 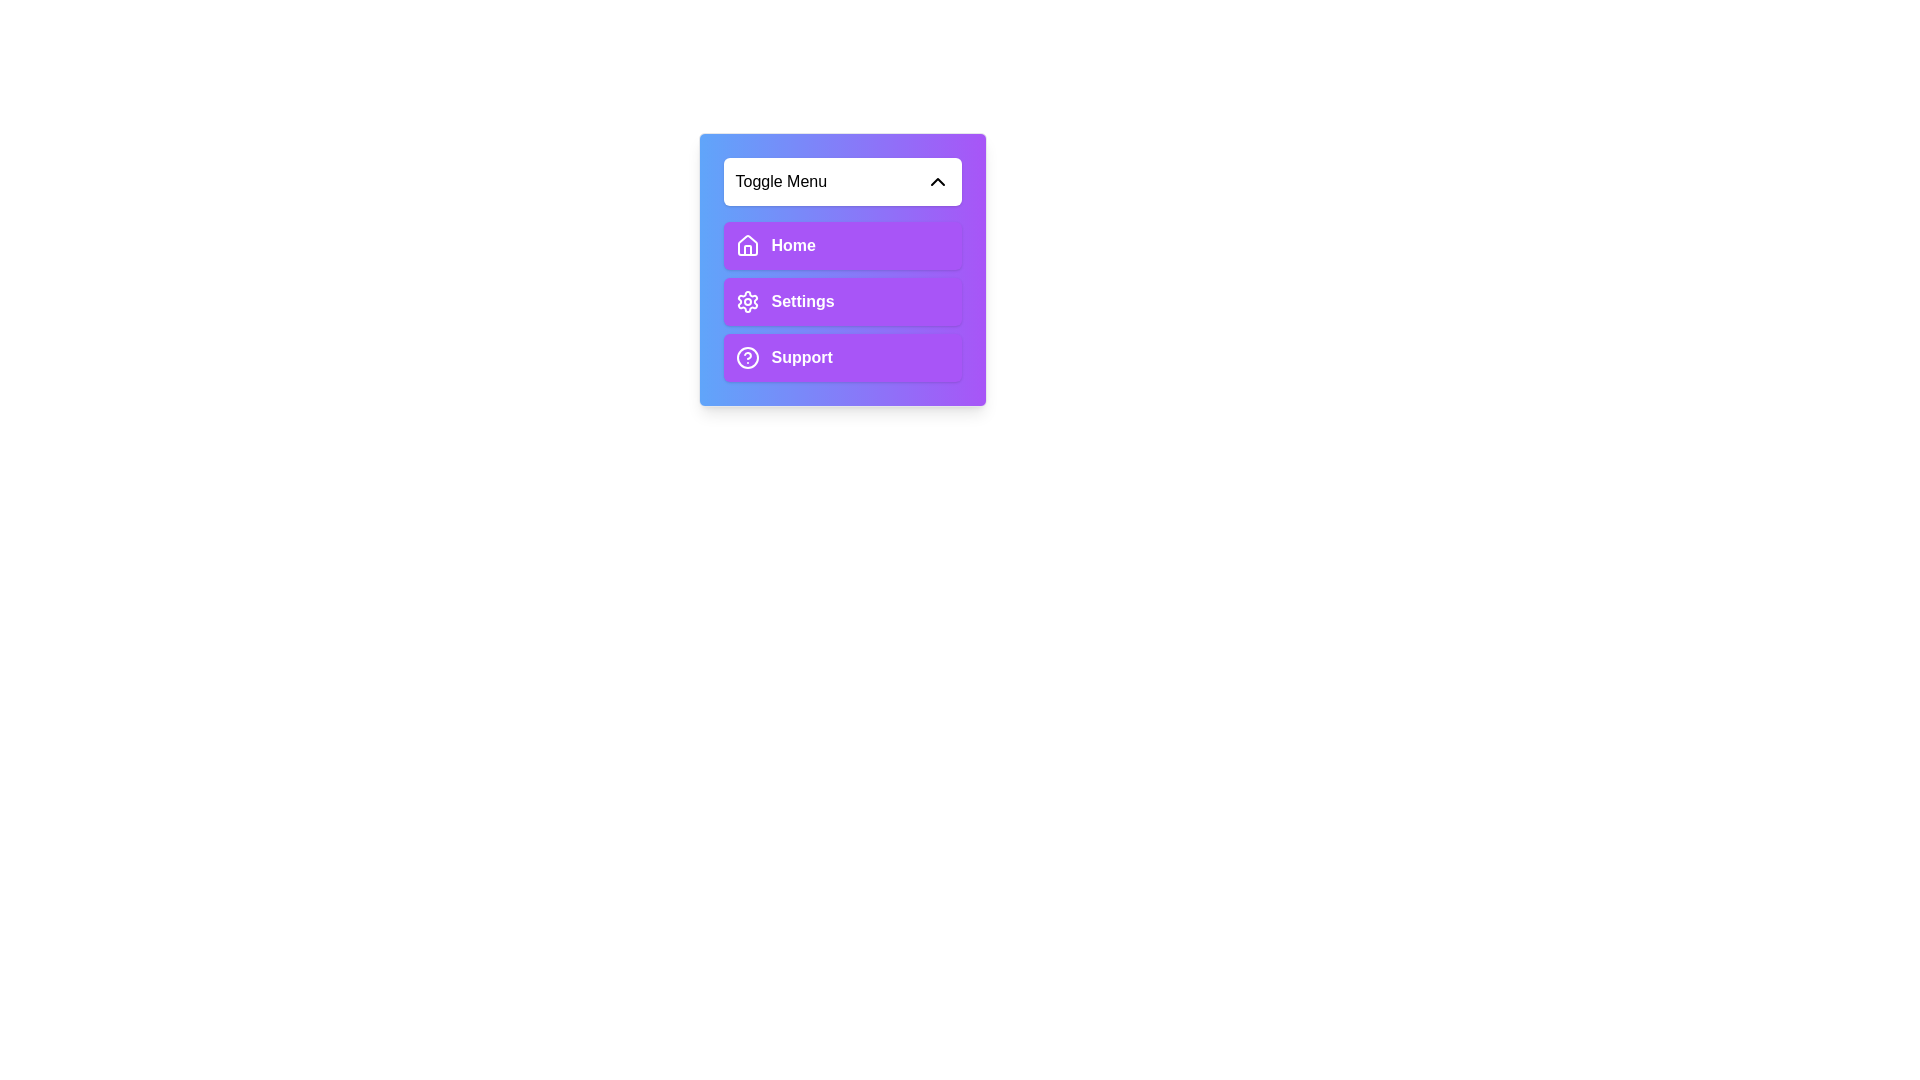 What do you see at coordinates (746, 301) in the screenshot?
I see `the settings icon with a gear design that has a purple background` at bounding box center [746, 301].